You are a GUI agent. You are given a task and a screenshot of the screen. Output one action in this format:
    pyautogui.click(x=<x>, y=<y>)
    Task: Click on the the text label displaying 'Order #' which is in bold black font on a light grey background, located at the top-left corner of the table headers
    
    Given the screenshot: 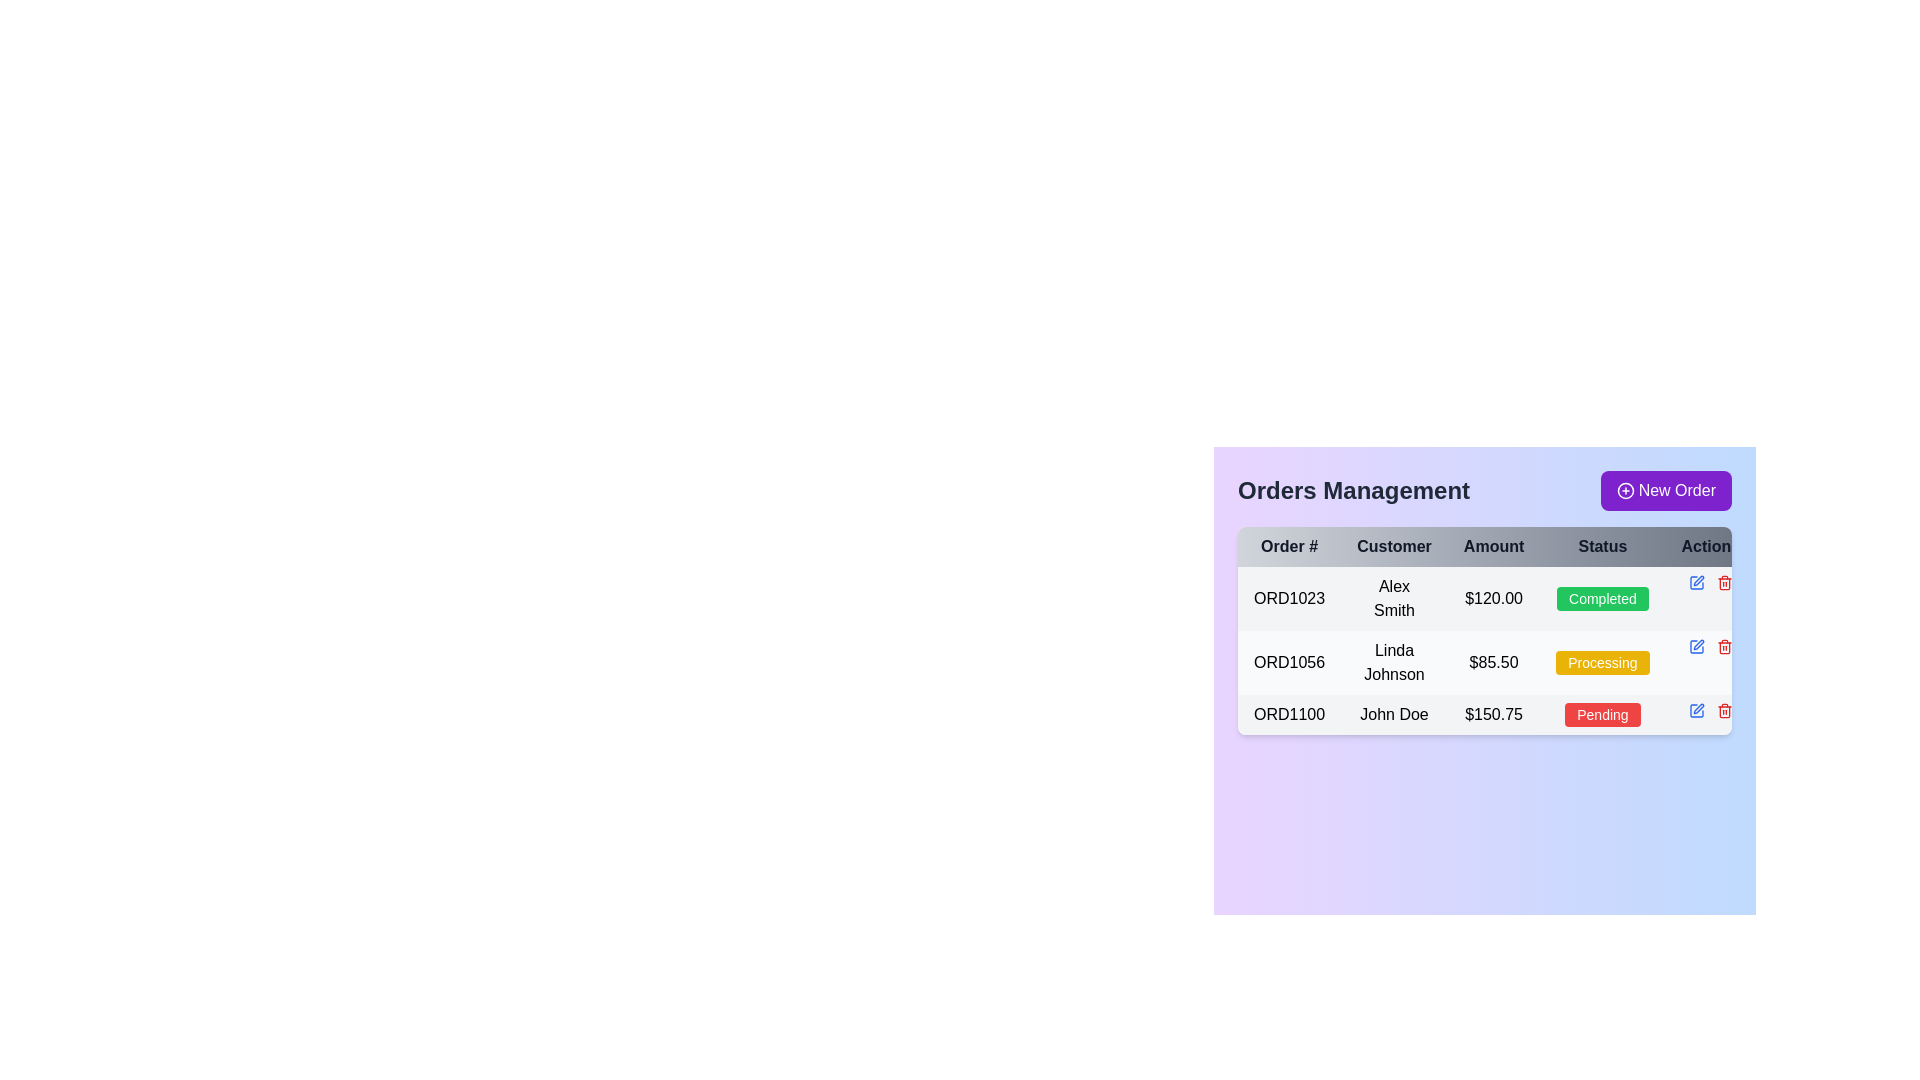 What is the action you would take?
    pyautogui.click(x=1289, y=547)
    